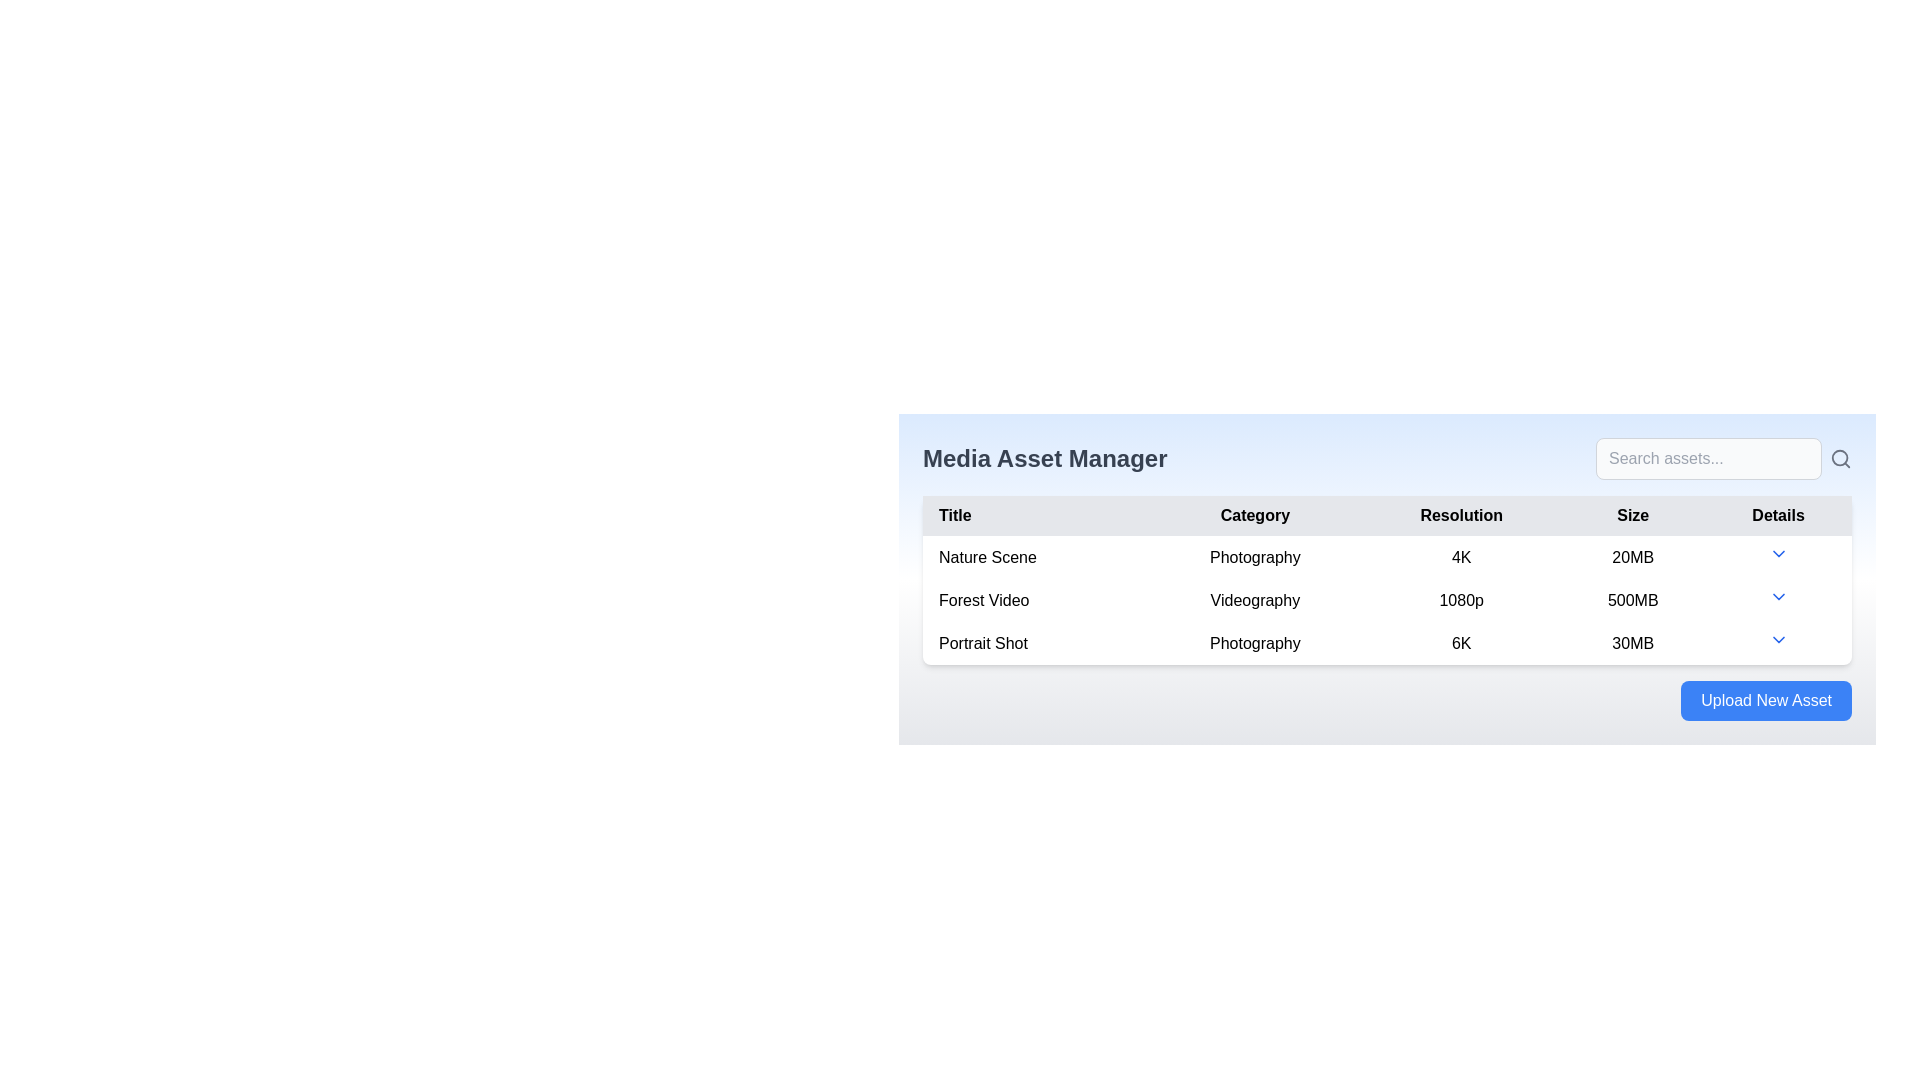 This screenshot has height=1080, width=1920. Describe the element at coordinates (1254, 643) in the screenshot. I see `the static text label displaying 'Photography' located in the third row and second column of the 'Media Asset Manager' table` at that location.